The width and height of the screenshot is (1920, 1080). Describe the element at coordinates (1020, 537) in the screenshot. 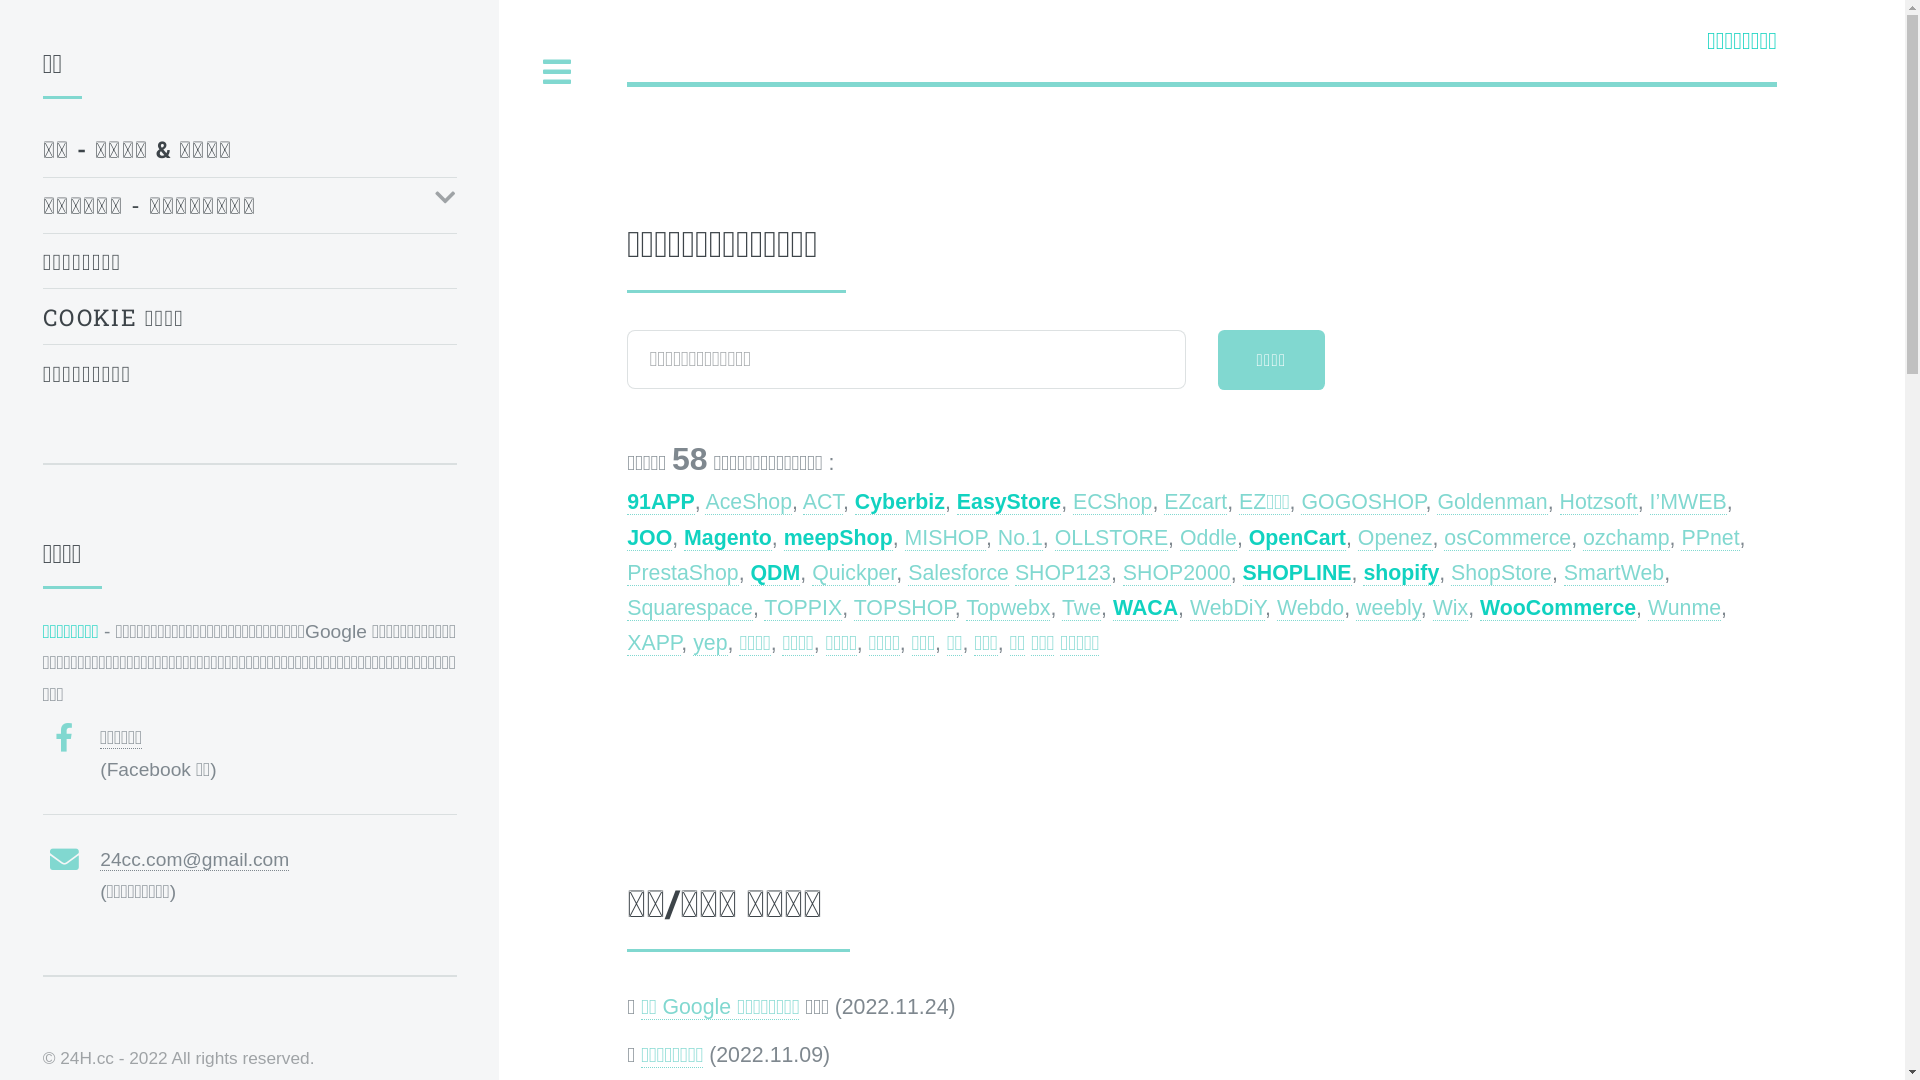

I see `'No.1'` at that location.